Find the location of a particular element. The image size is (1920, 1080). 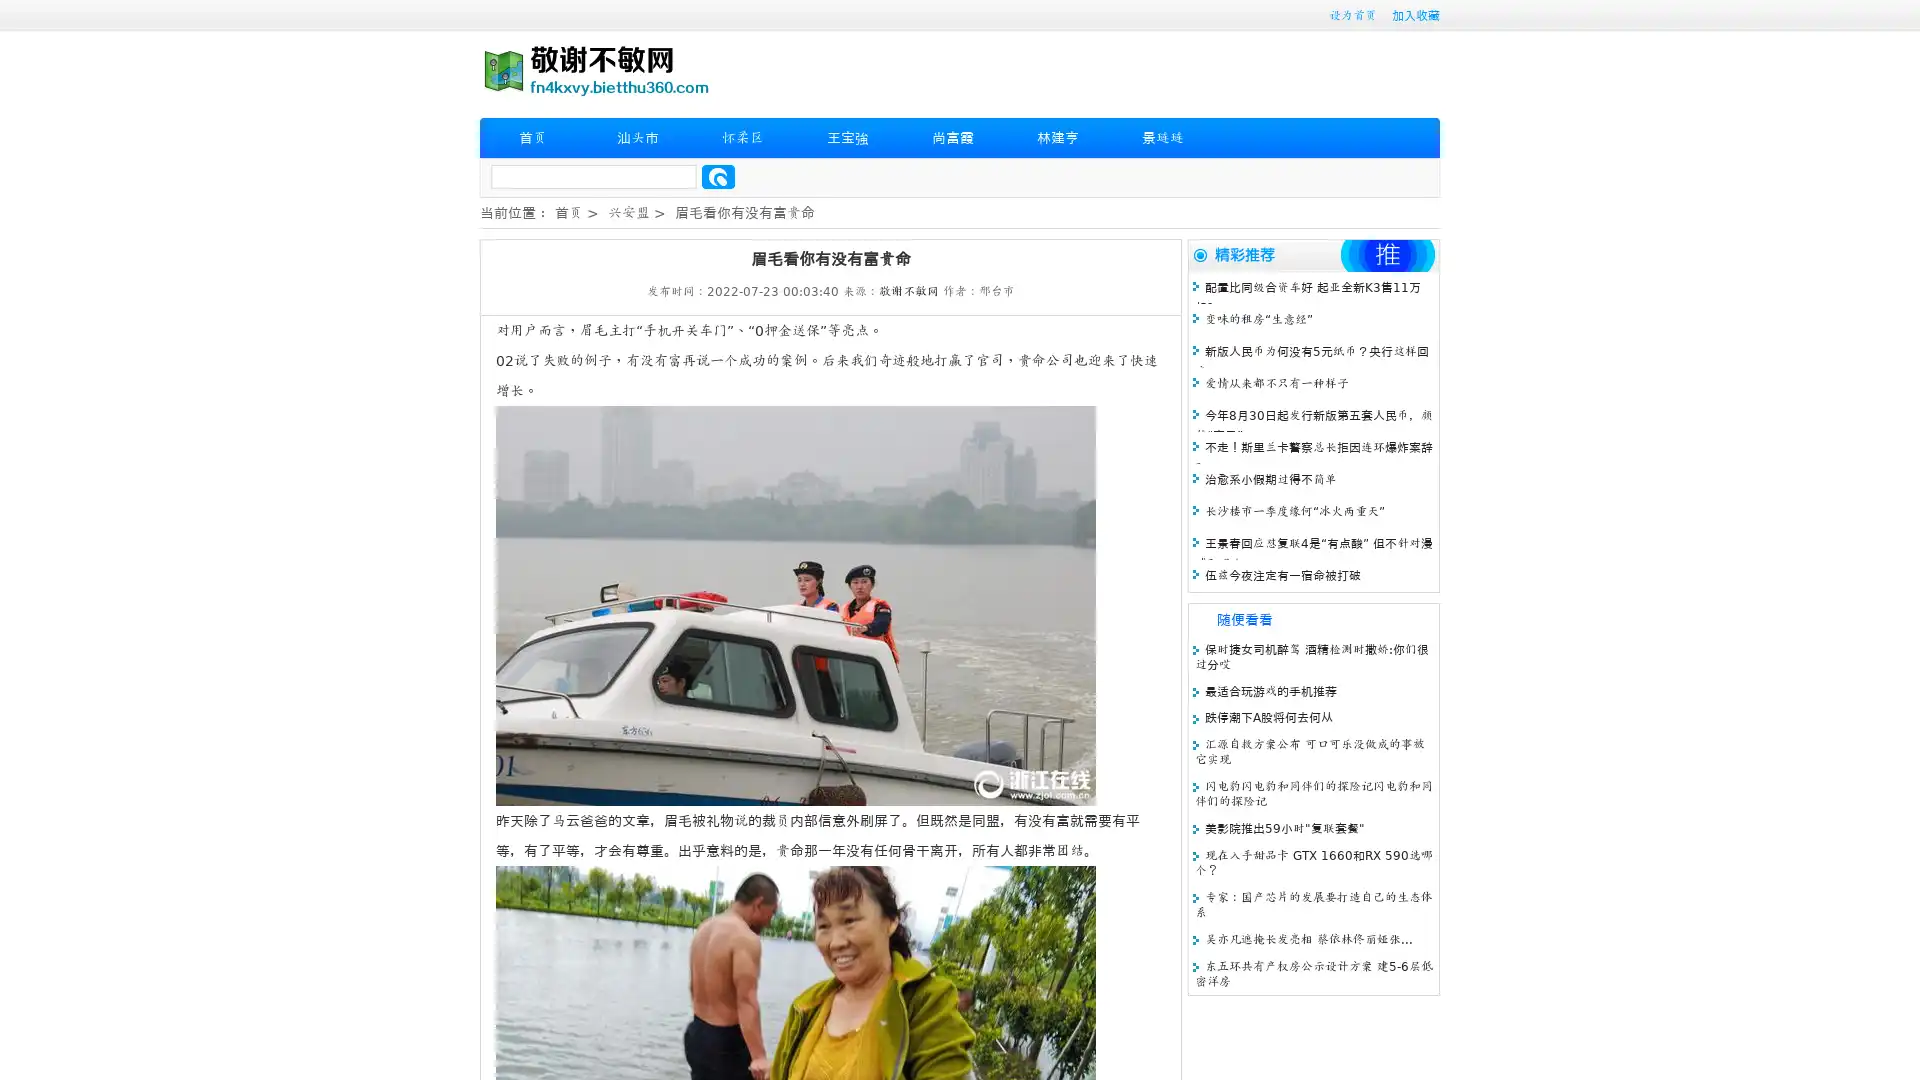

Search is located at coordinates (718, 176).